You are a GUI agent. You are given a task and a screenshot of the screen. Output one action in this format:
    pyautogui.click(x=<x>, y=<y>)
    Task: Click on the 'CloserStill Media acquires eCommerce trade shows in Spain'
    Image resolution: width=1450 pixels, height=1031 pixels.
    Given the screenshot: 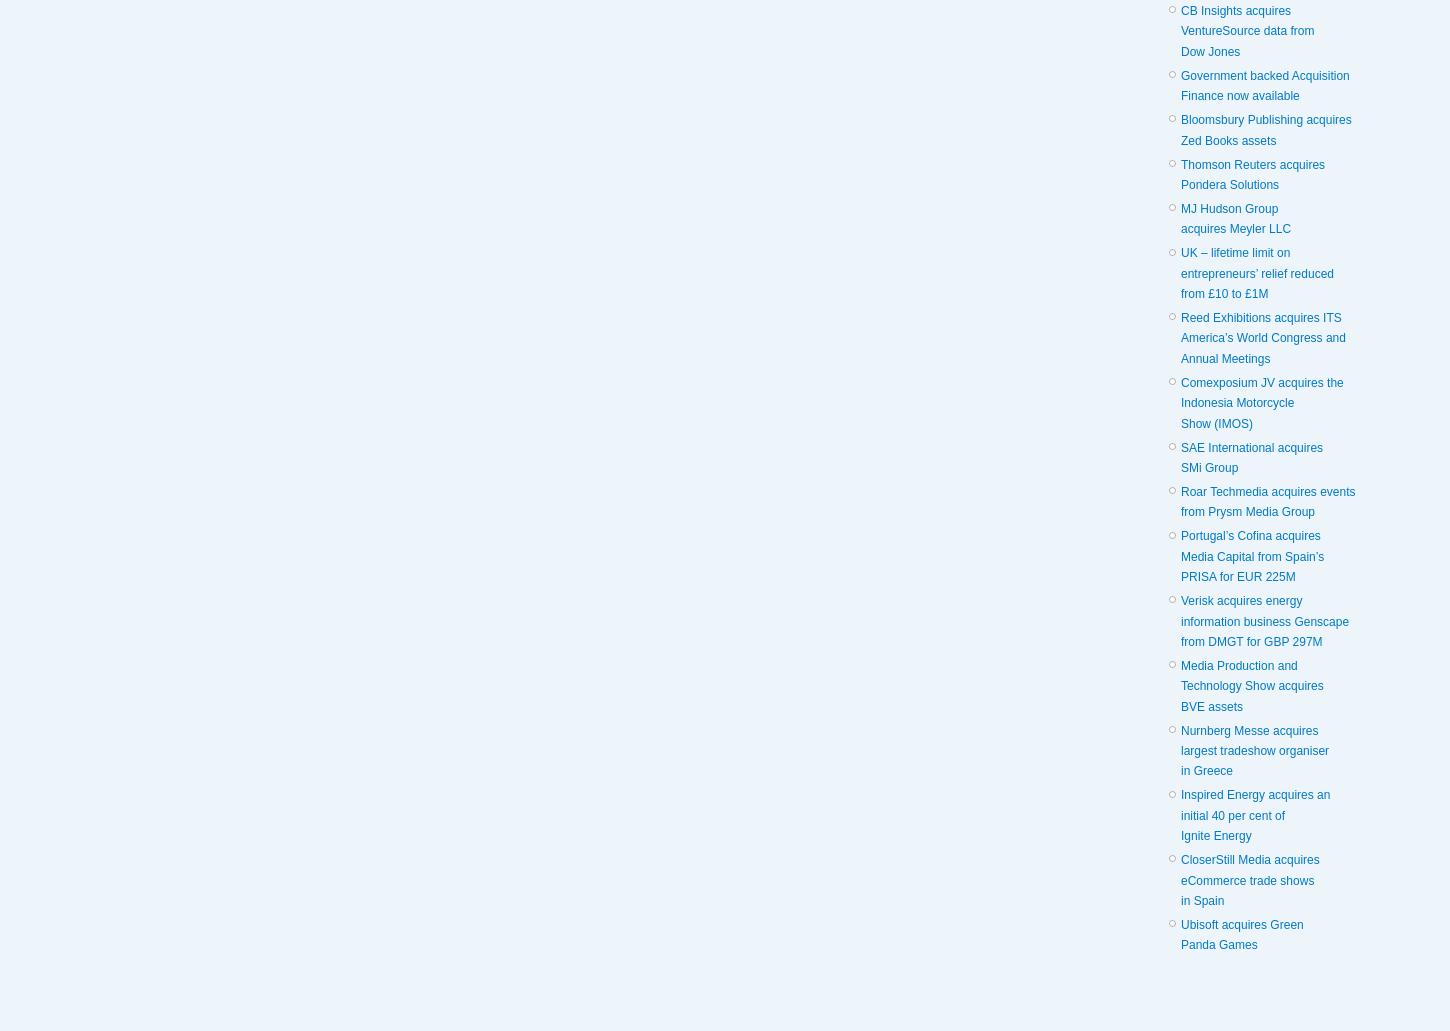 What is the action you would take?
    pyautogui.click(x=1180, y=879)
    